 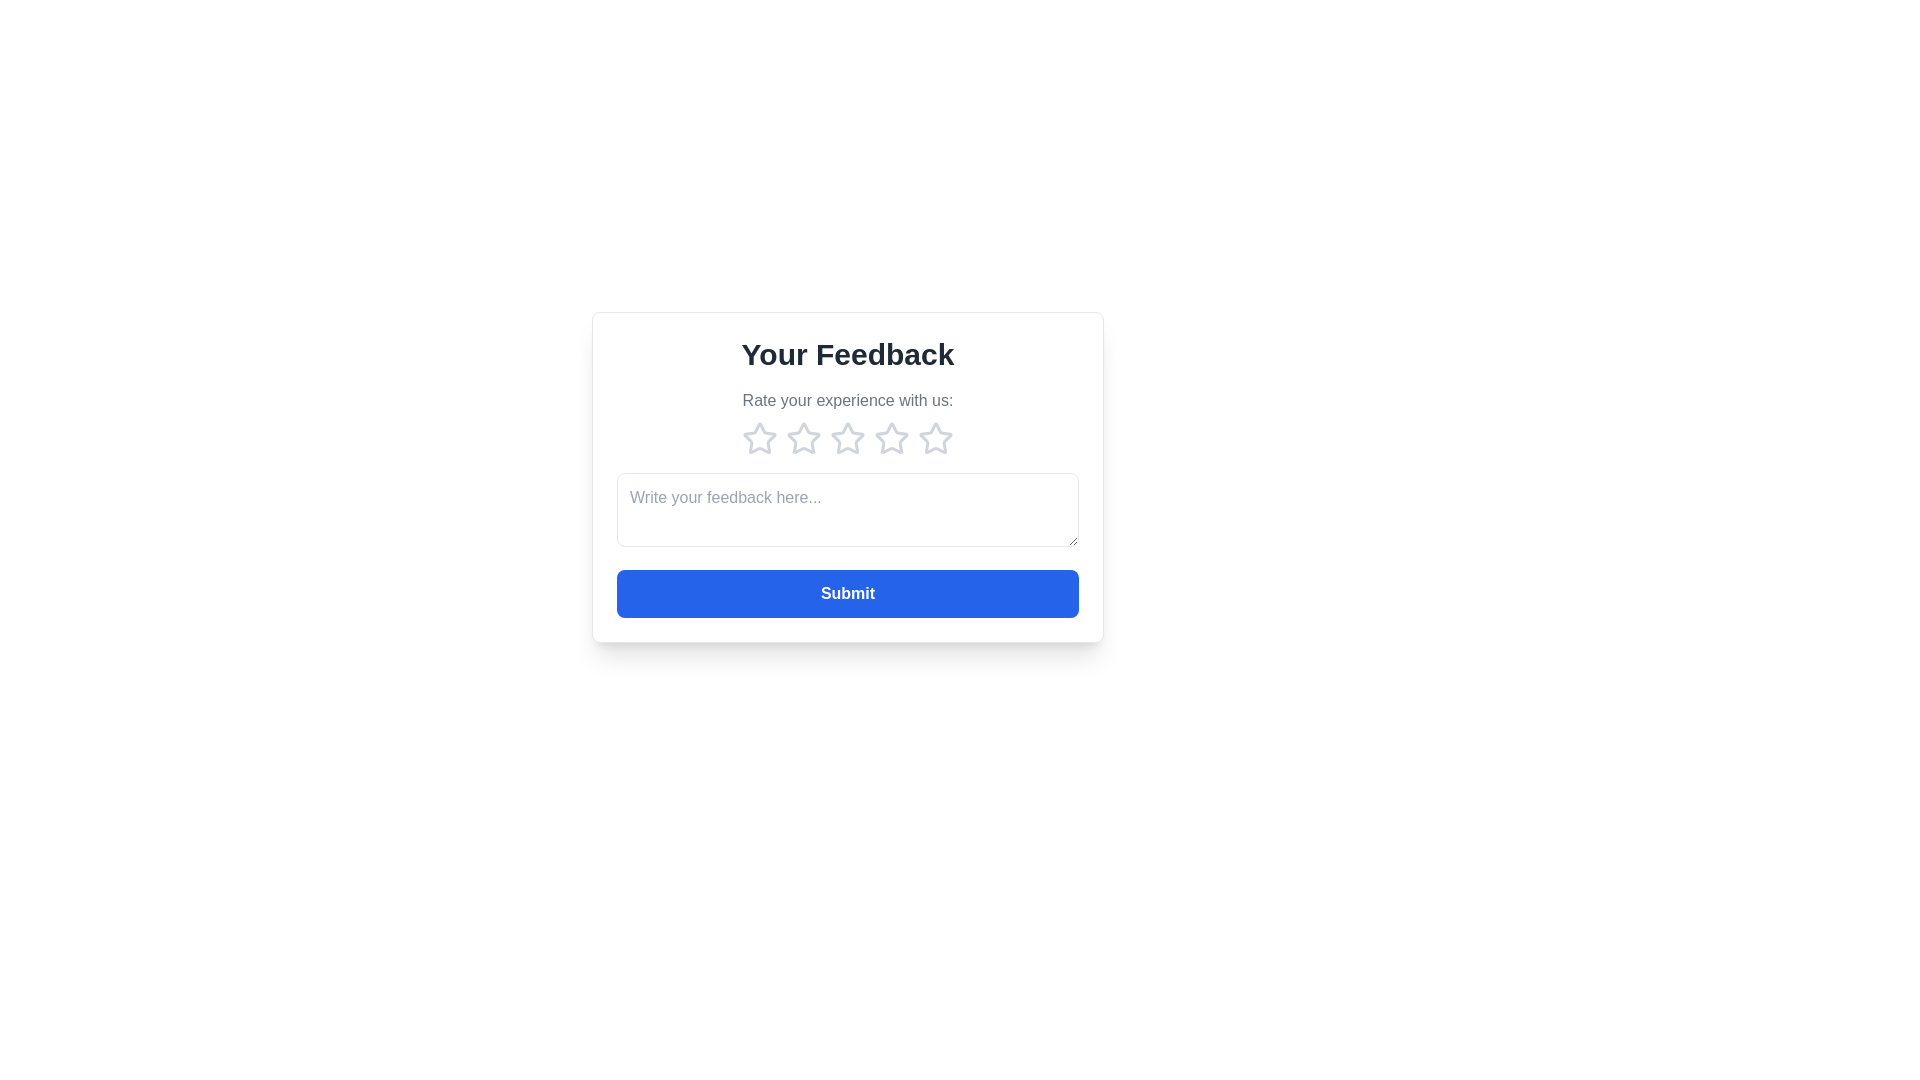 What do you see at coordinates (891, 438) in the screenshot?
I see `the star corresponding to 4 to set the rating` at bounding box center [891, 438].